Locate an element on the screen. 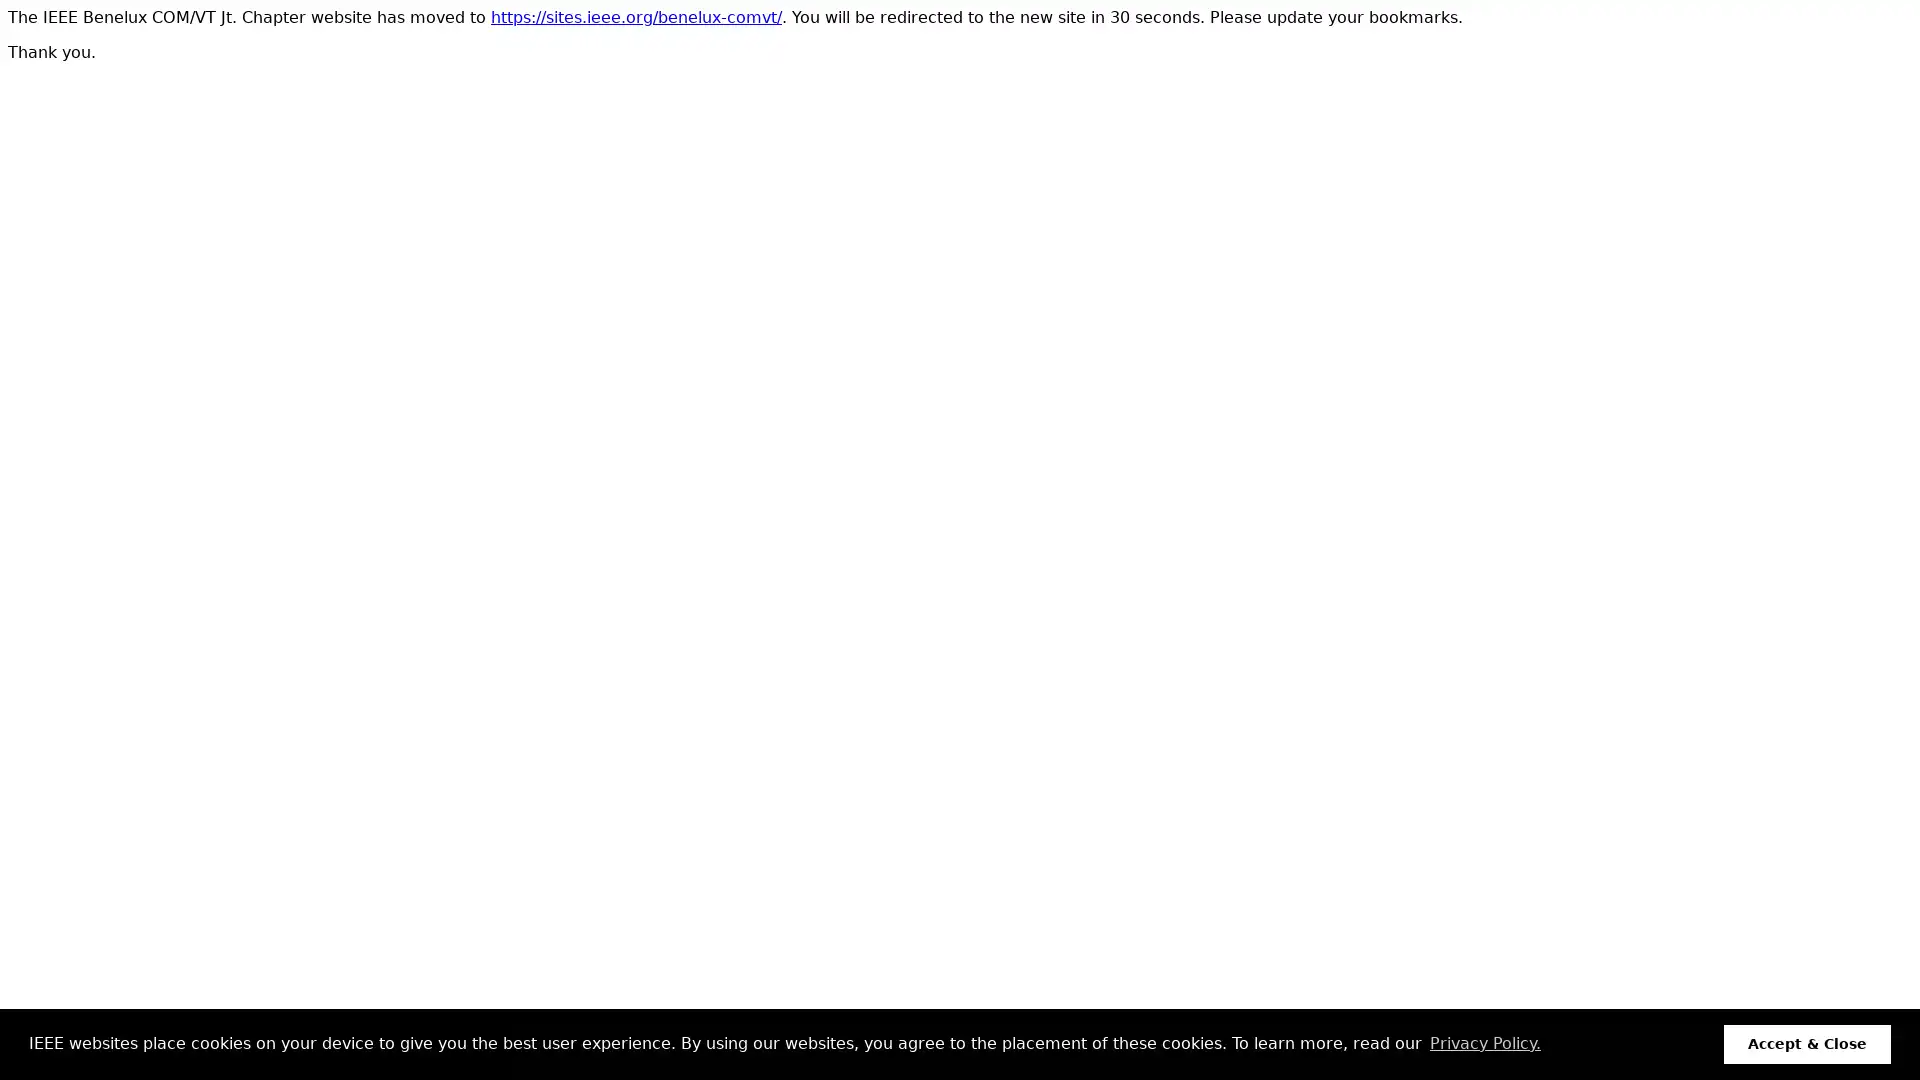  dismiss cookie message is located at coordinates (1807, 1043).